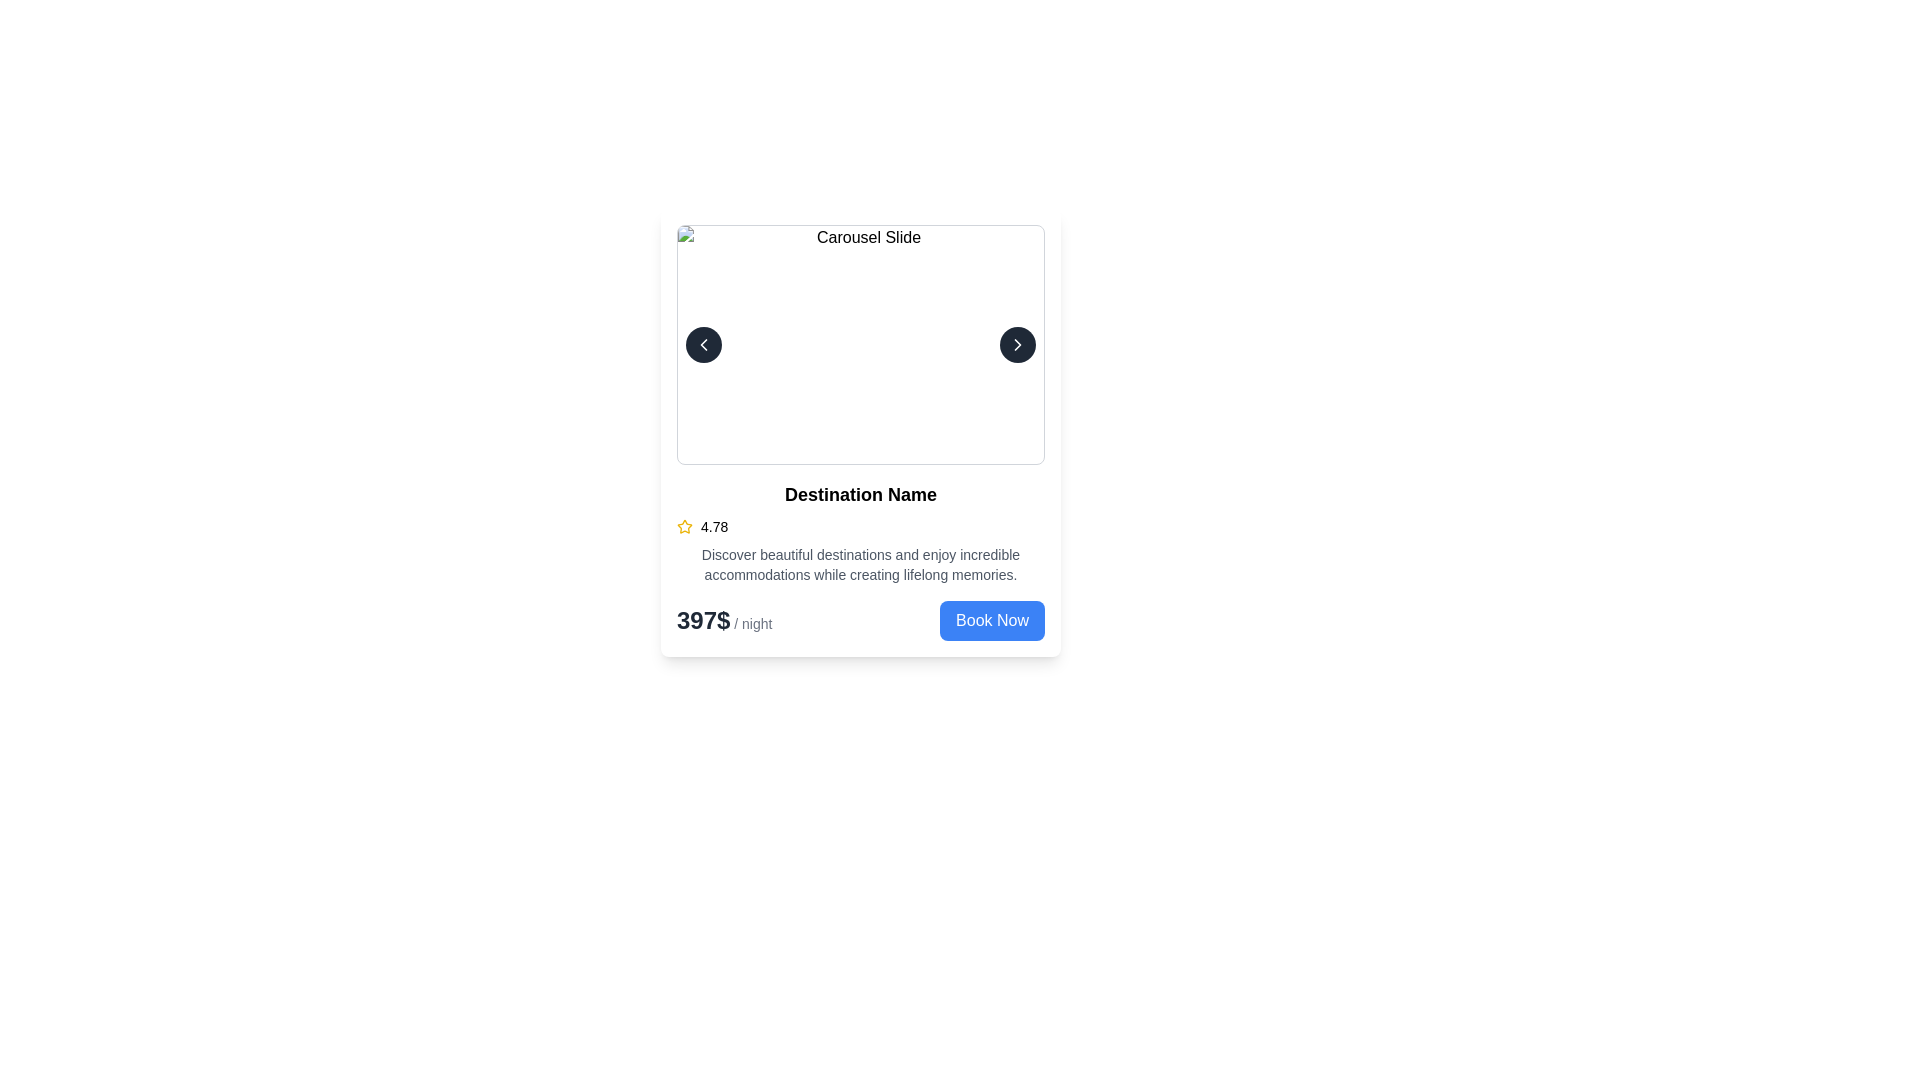 Image resolution: width=1920 pixels, height=1080 pixels. What do you see at coordinates (685, 526) in the screenshot?
I see `the yellow star icon representing a rating indication, located below 'Destination Name' and to the left of the numeric rating '4.78'` at bounding box center [685, 526].